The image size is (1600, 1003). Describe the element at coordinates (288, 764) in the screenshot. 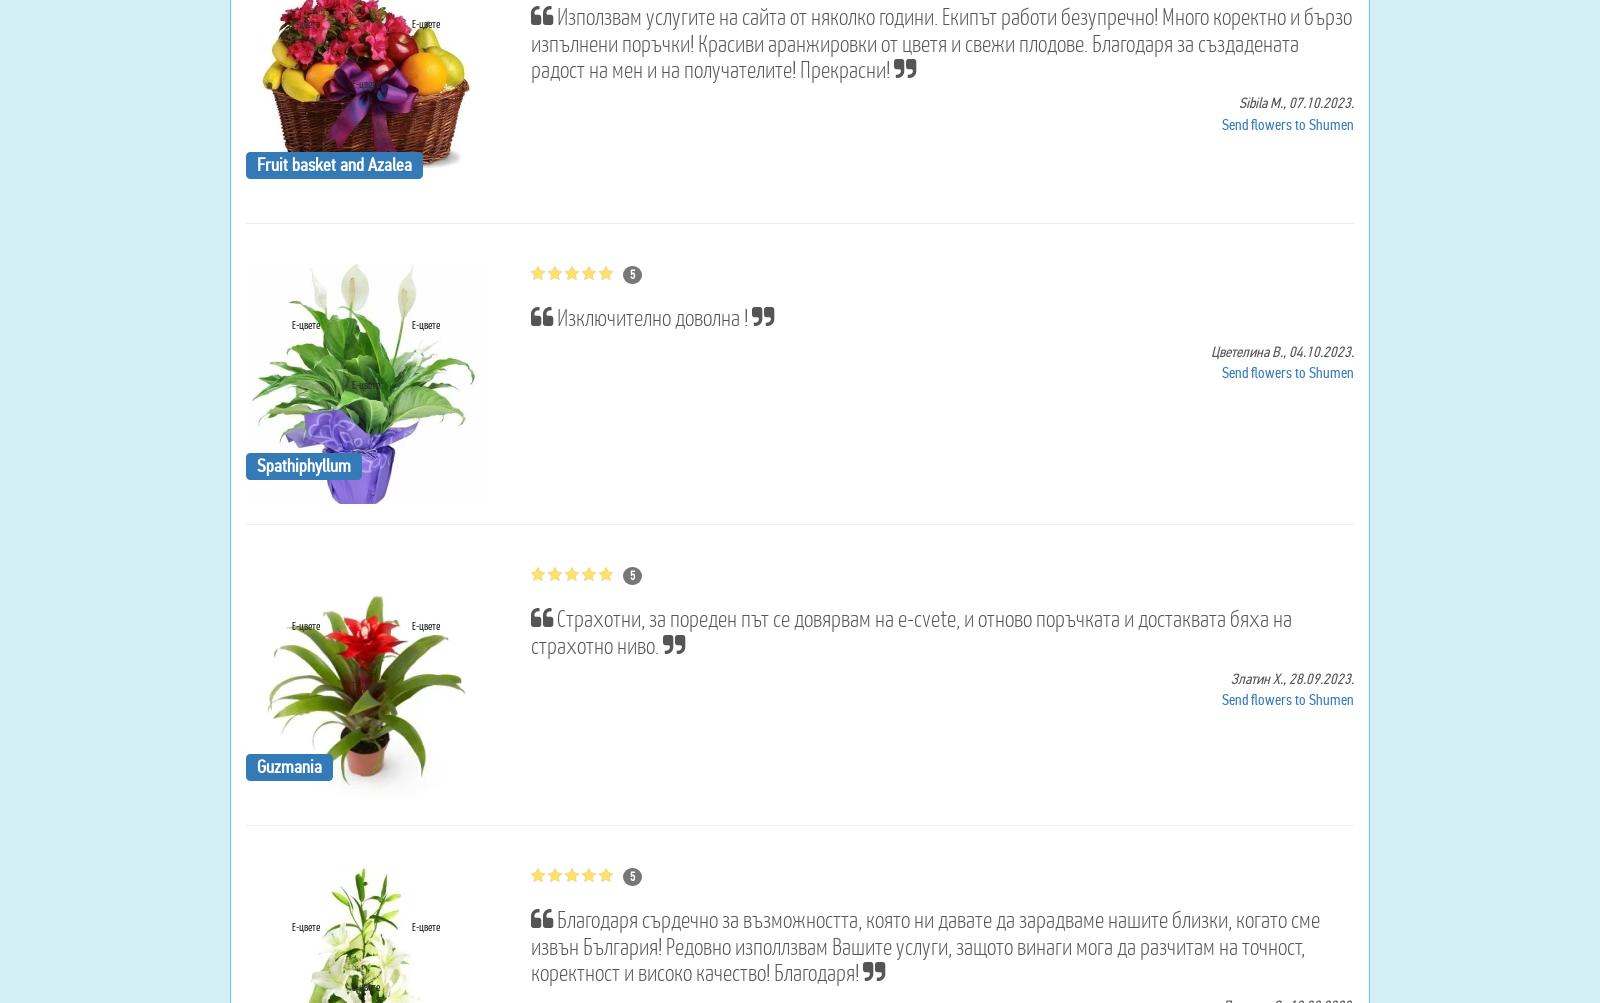

I see `'Guzmania'` at that location.